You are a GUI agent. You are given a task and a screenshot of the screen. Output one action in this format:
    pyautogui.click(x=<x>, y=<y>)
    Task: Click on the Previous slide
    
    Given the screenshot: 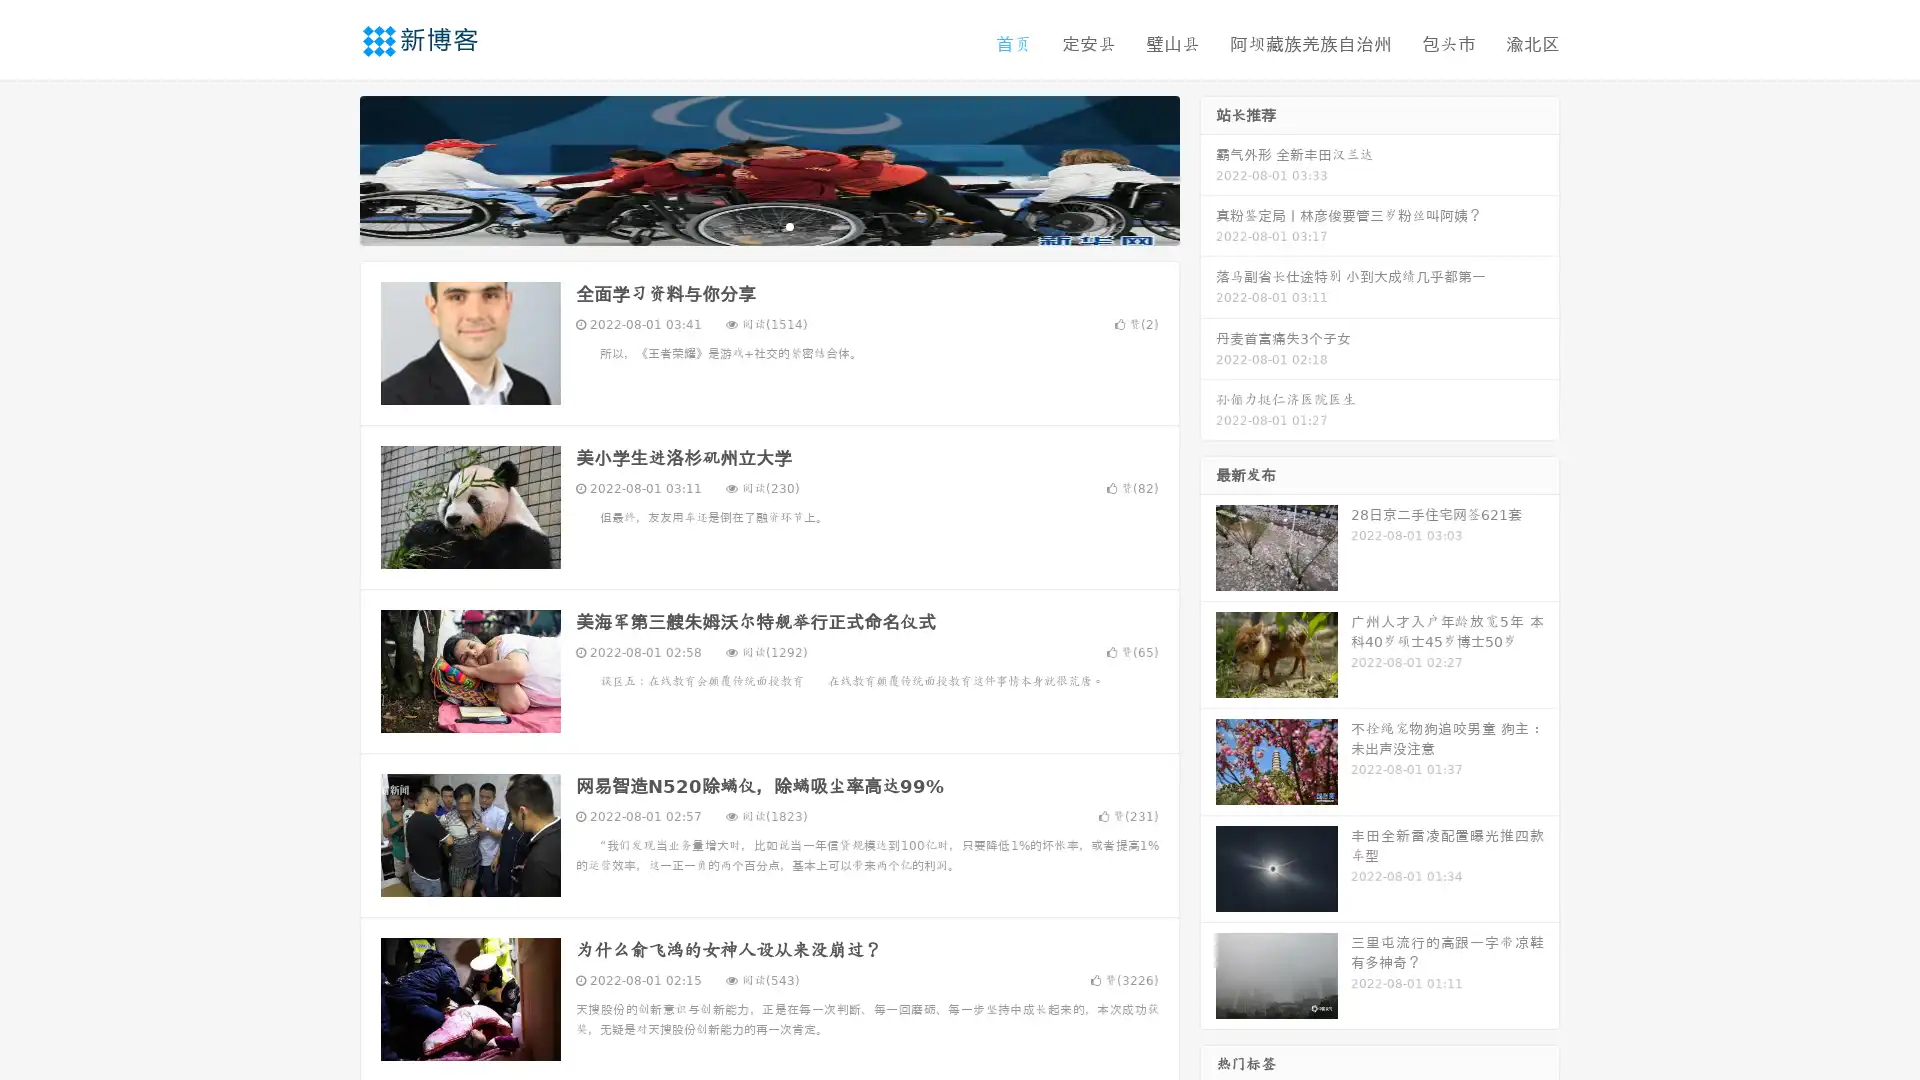 What is the action you would take?
    pyautogui.click(x=330, y=168)
    